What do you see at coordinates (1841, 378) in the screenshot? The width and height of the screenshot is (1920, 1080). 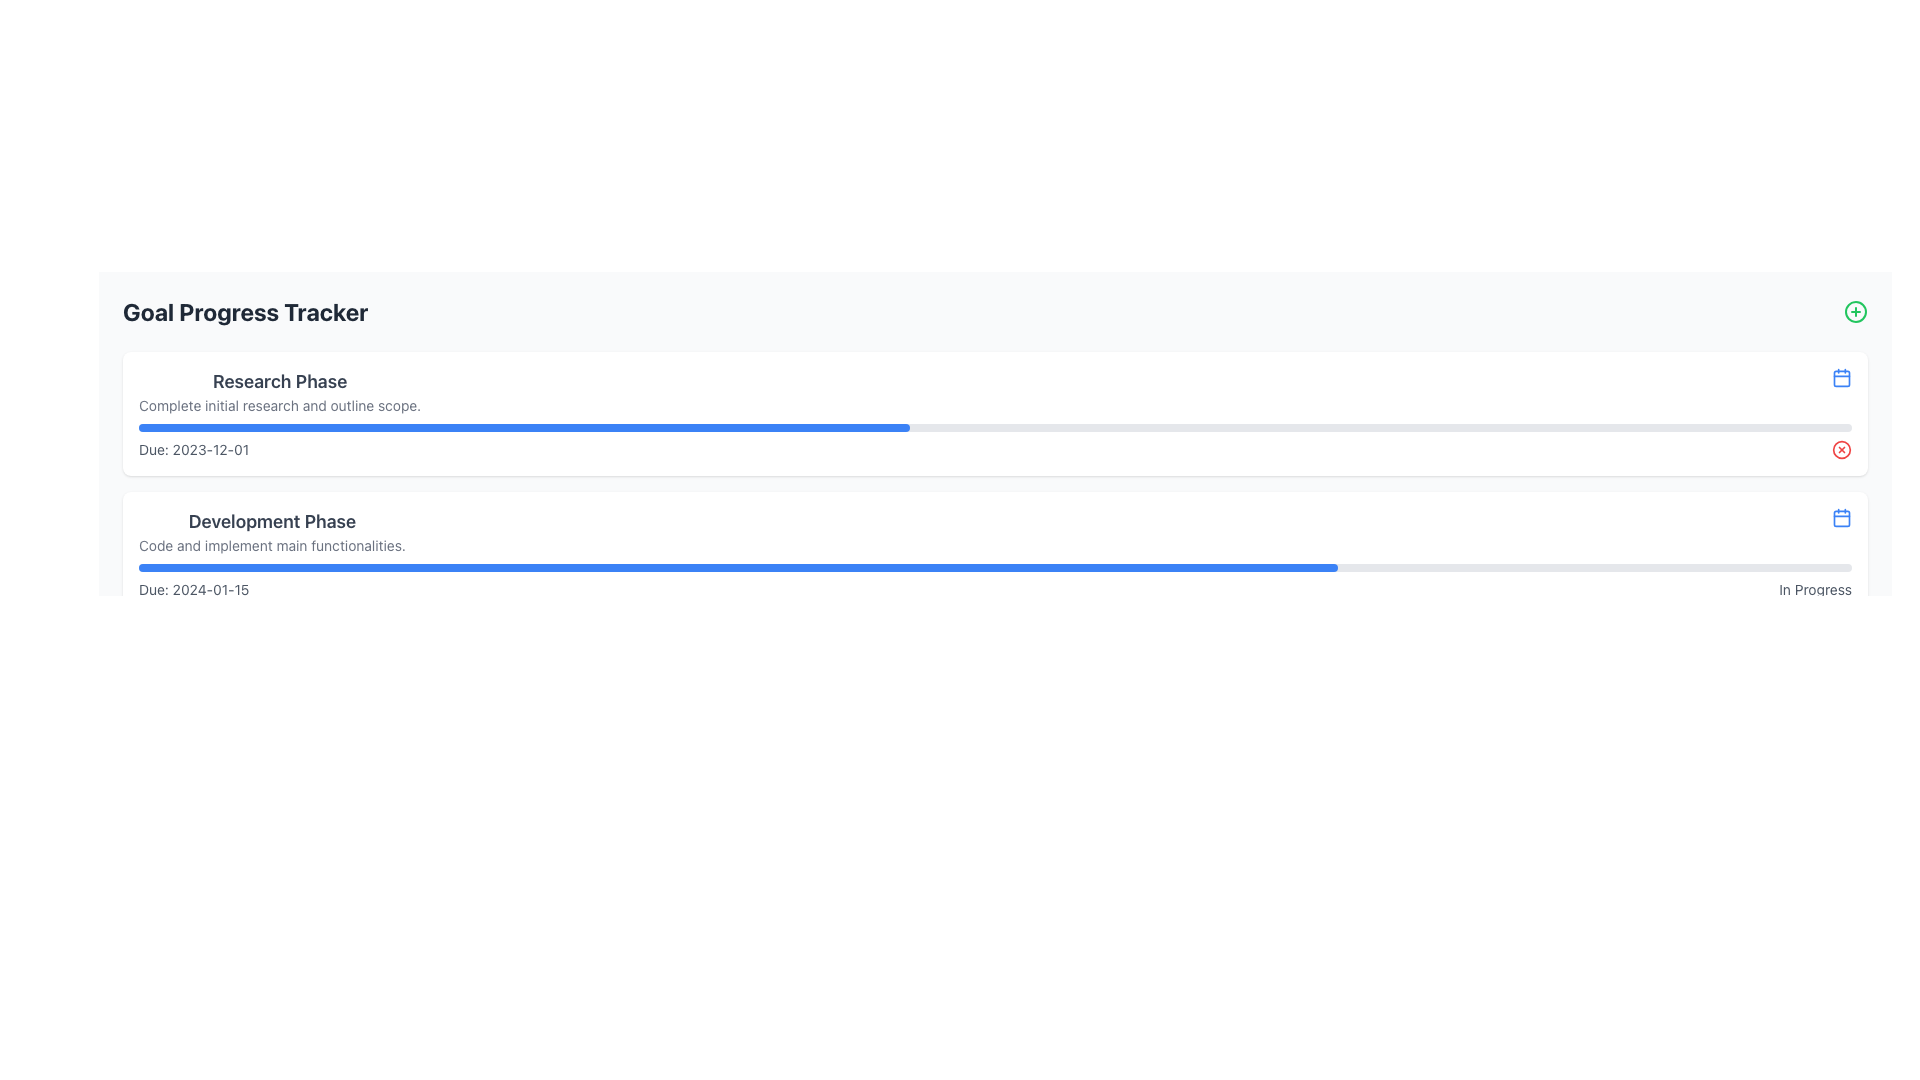 I see `the Decorative SVG rectangle component, which serves as a background for a calendar icon, to indirectly activate related logic` at bounding box center [1841, 378].